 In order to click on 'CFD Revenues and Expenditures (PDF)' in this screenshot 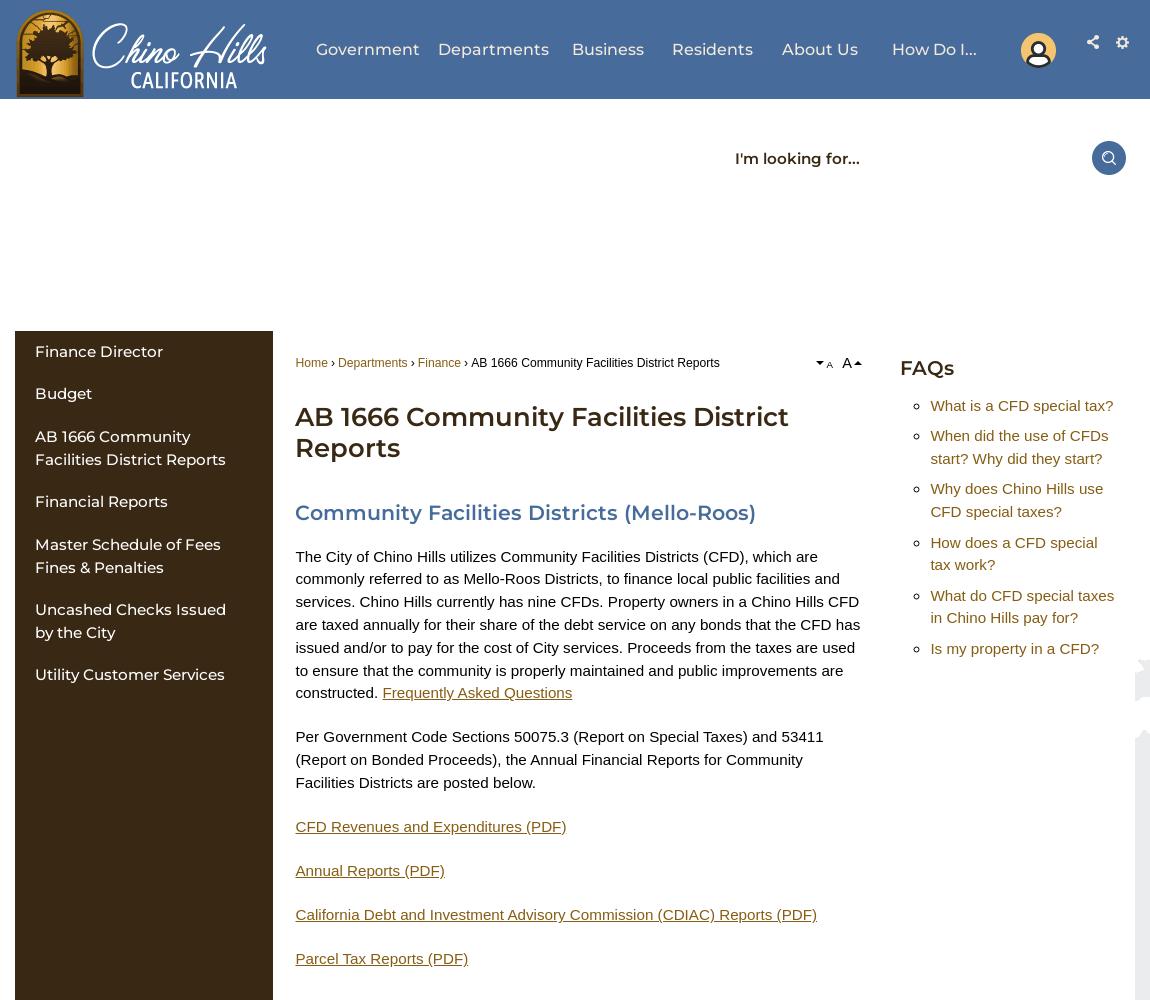, I will do `click(430, 825)`.